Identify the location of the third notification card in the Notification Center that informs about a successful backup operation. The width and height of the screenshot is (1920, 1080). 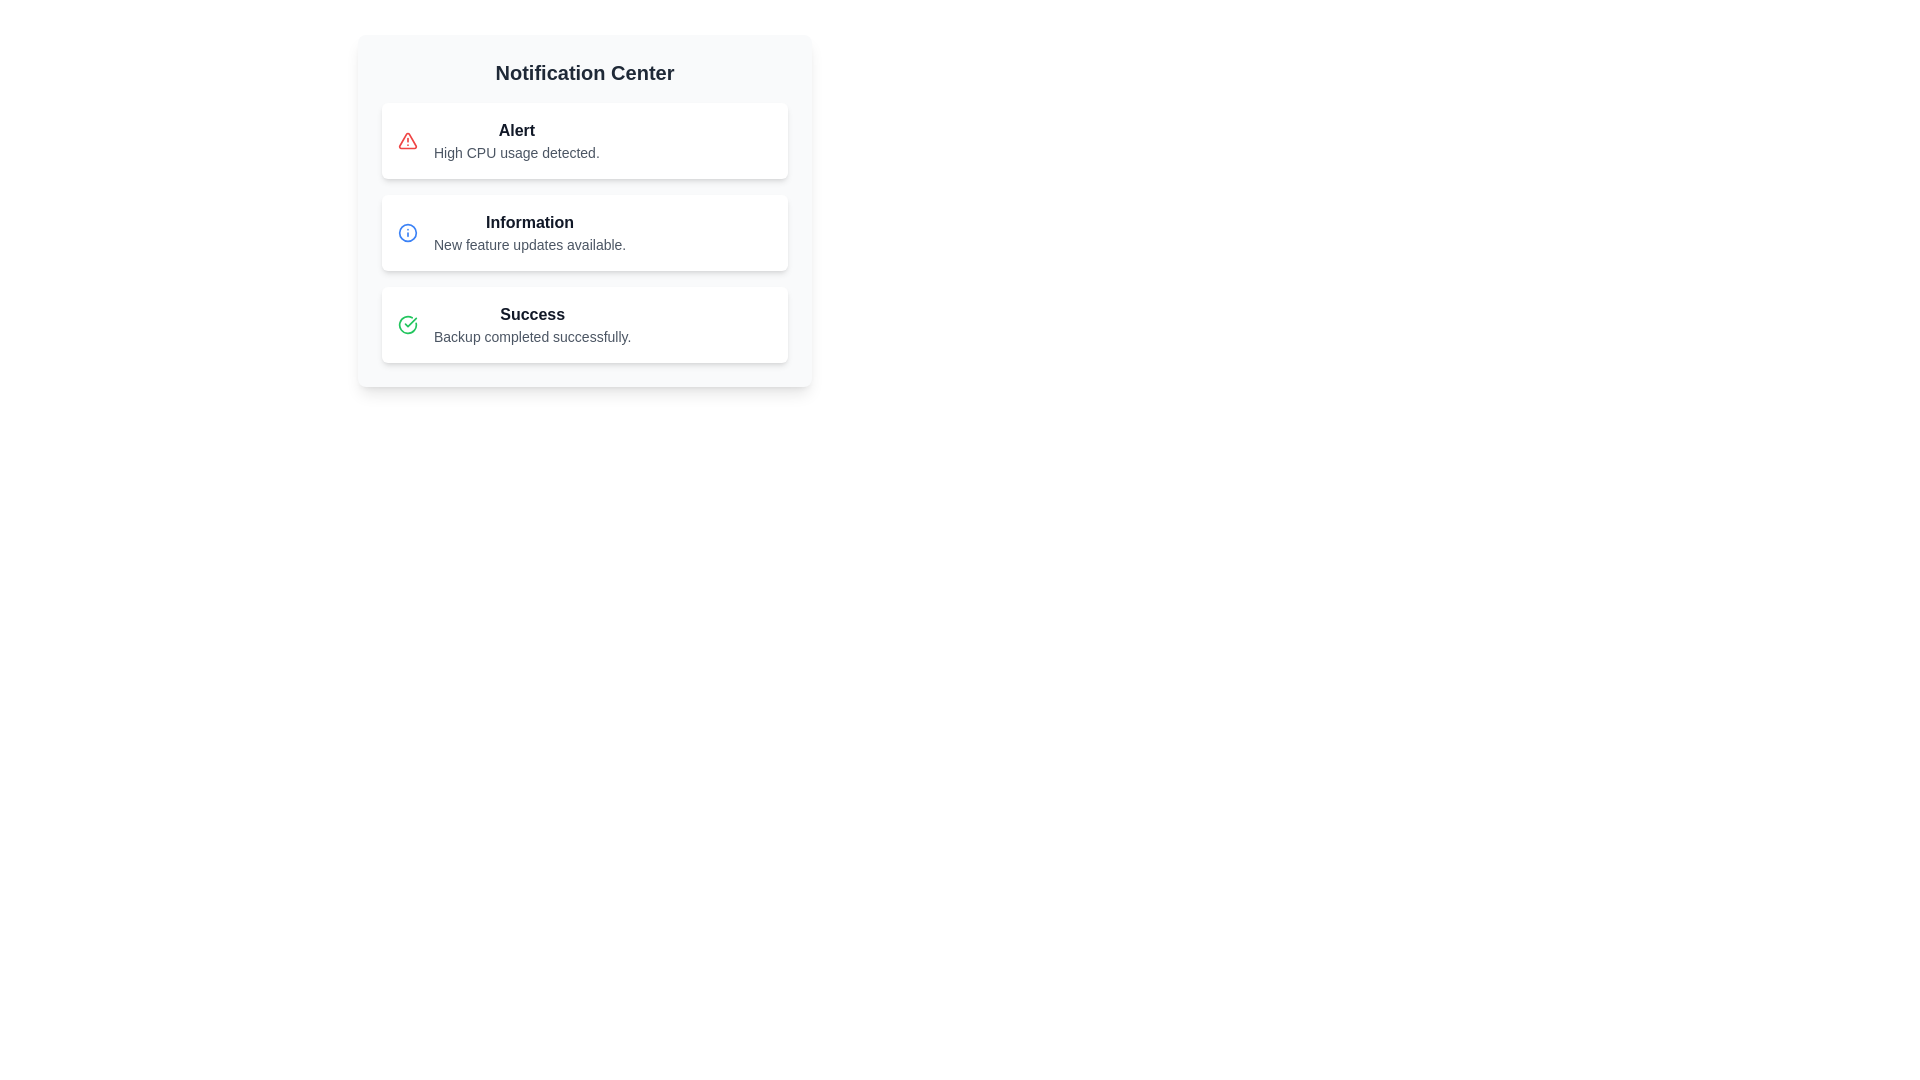
(584, 323).